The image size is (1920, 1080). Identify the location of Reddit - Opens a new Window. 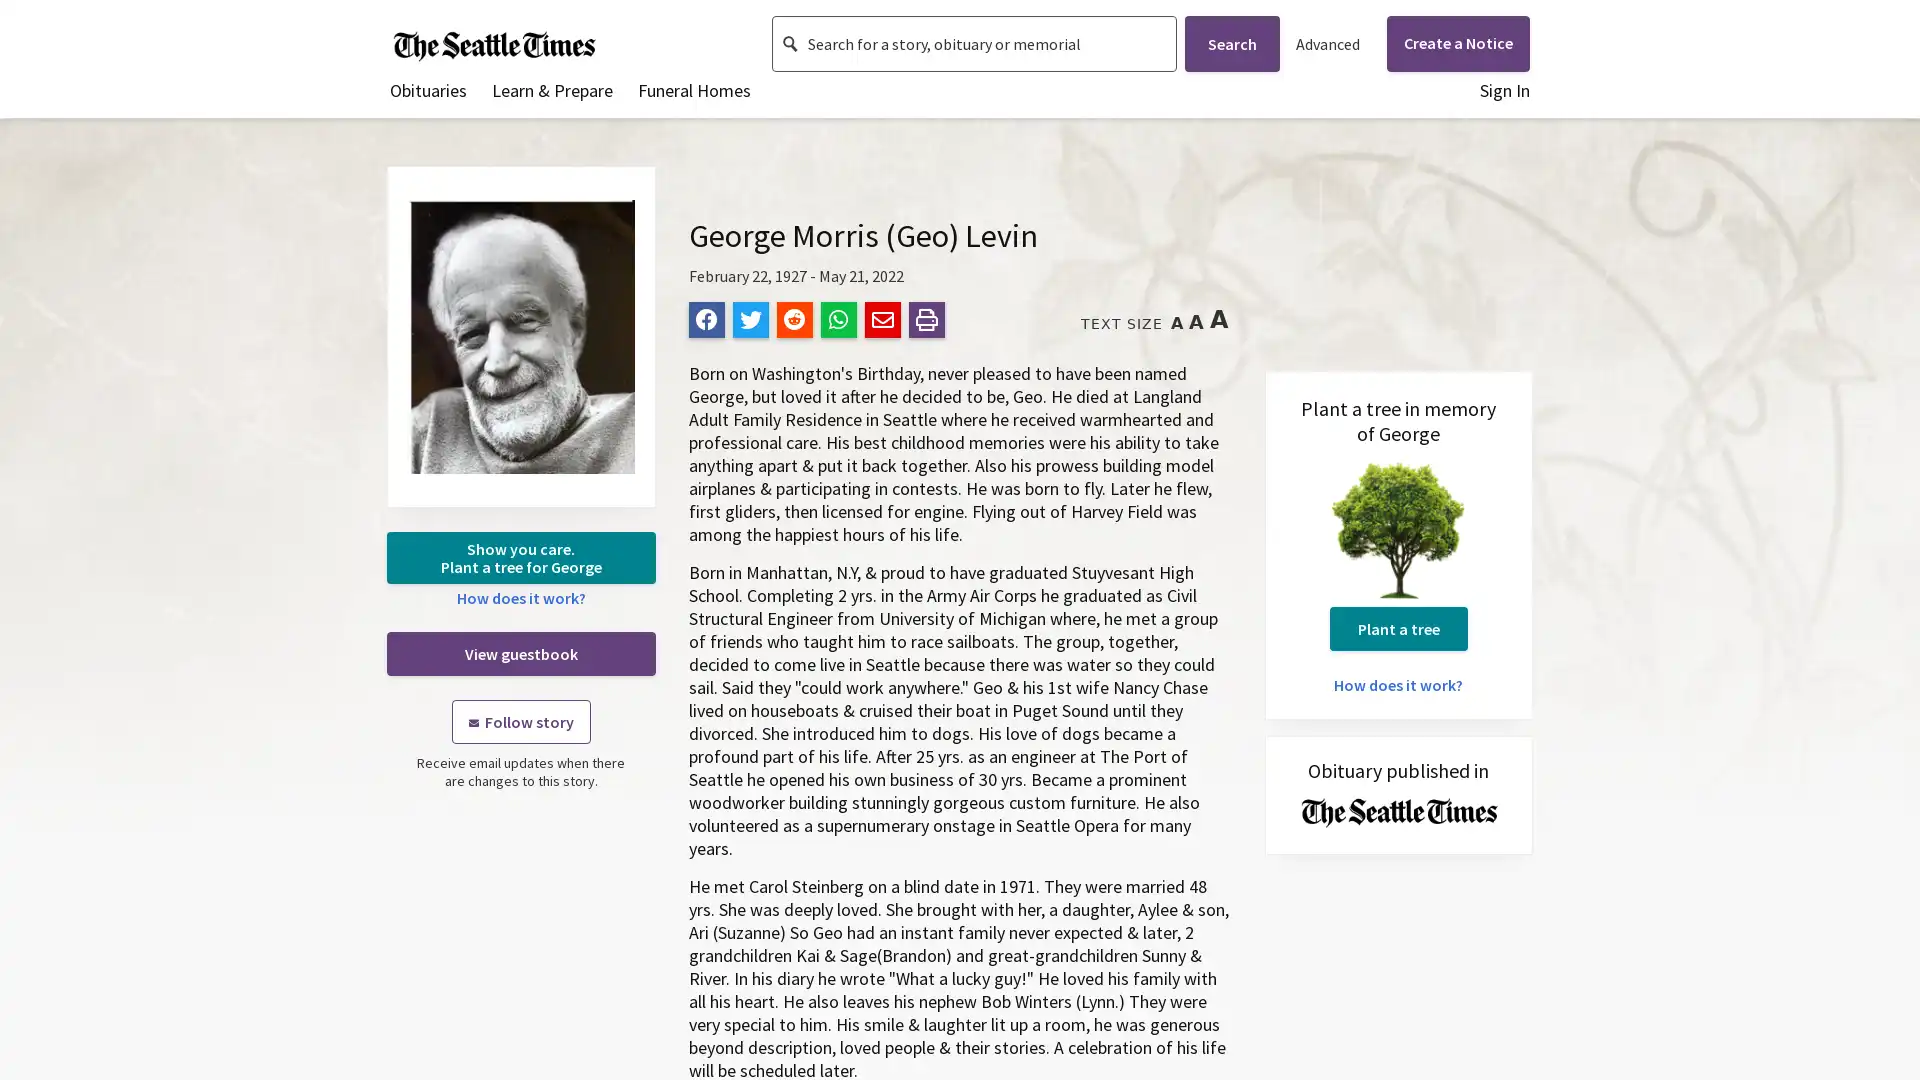
(792, 319).